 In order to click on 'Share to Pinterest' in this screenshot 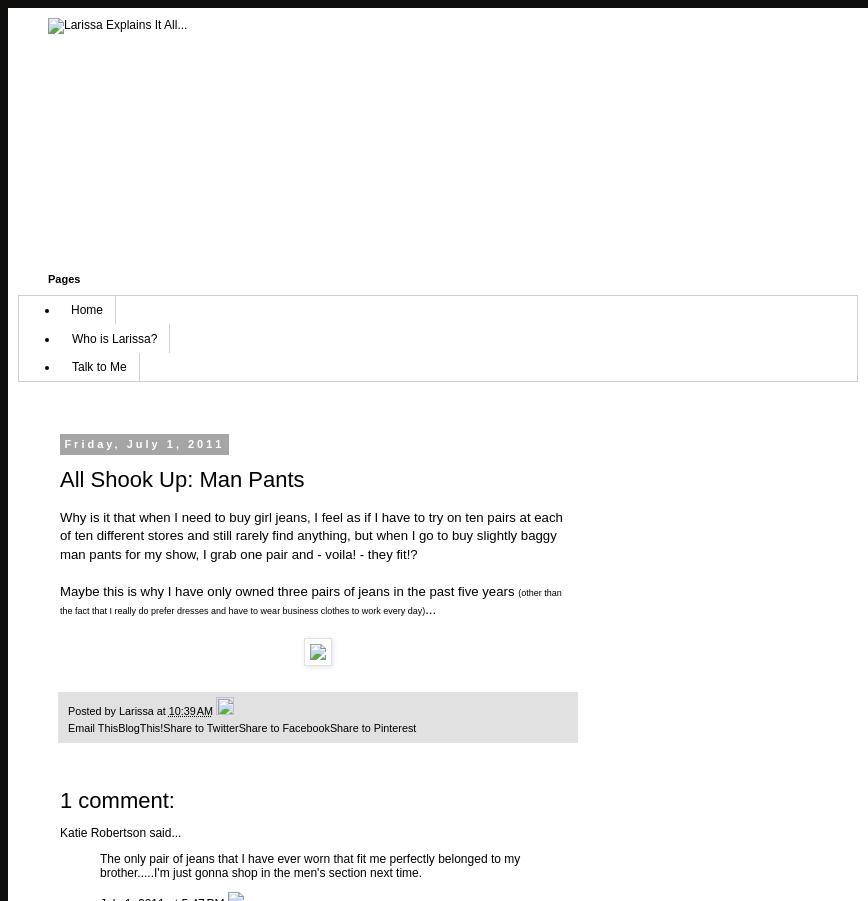, I will do `click(372, 727)`.